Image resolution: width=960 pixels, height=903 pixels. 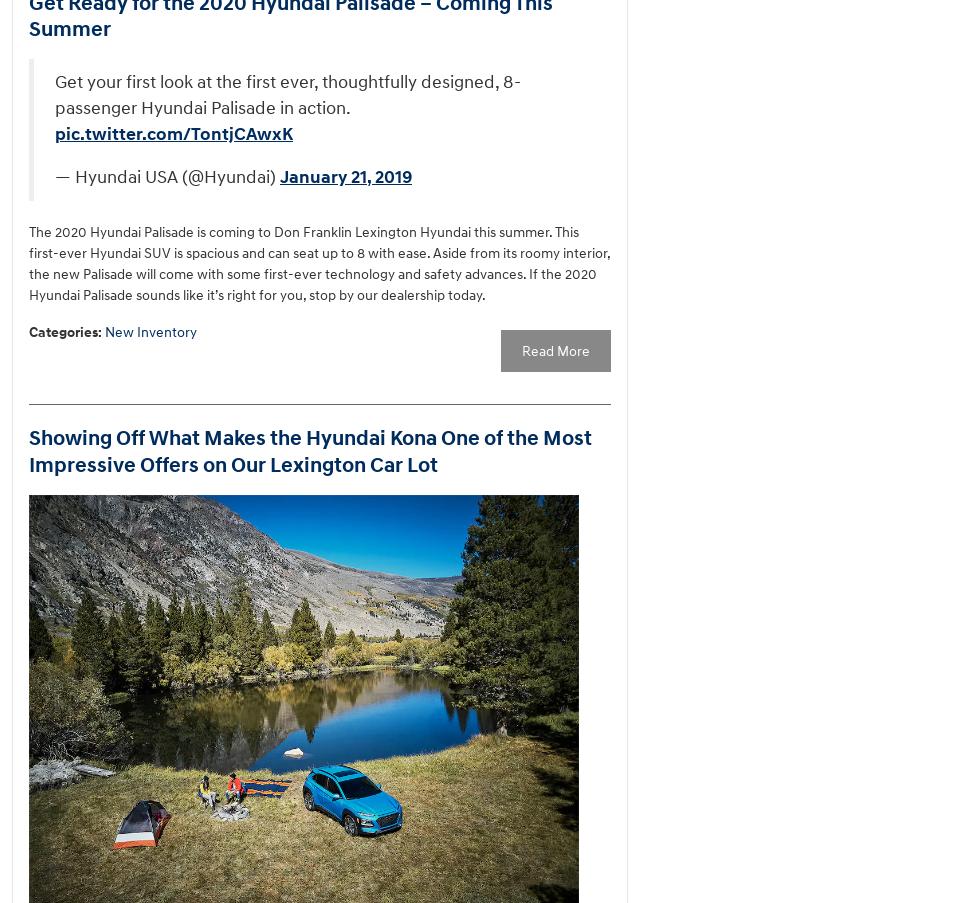 I want to click on 'Showing Off What Makes the Hyundai Kona One of the Most Impressive Offers on Our Lexington Car Lot', so click(x=310, y=452).